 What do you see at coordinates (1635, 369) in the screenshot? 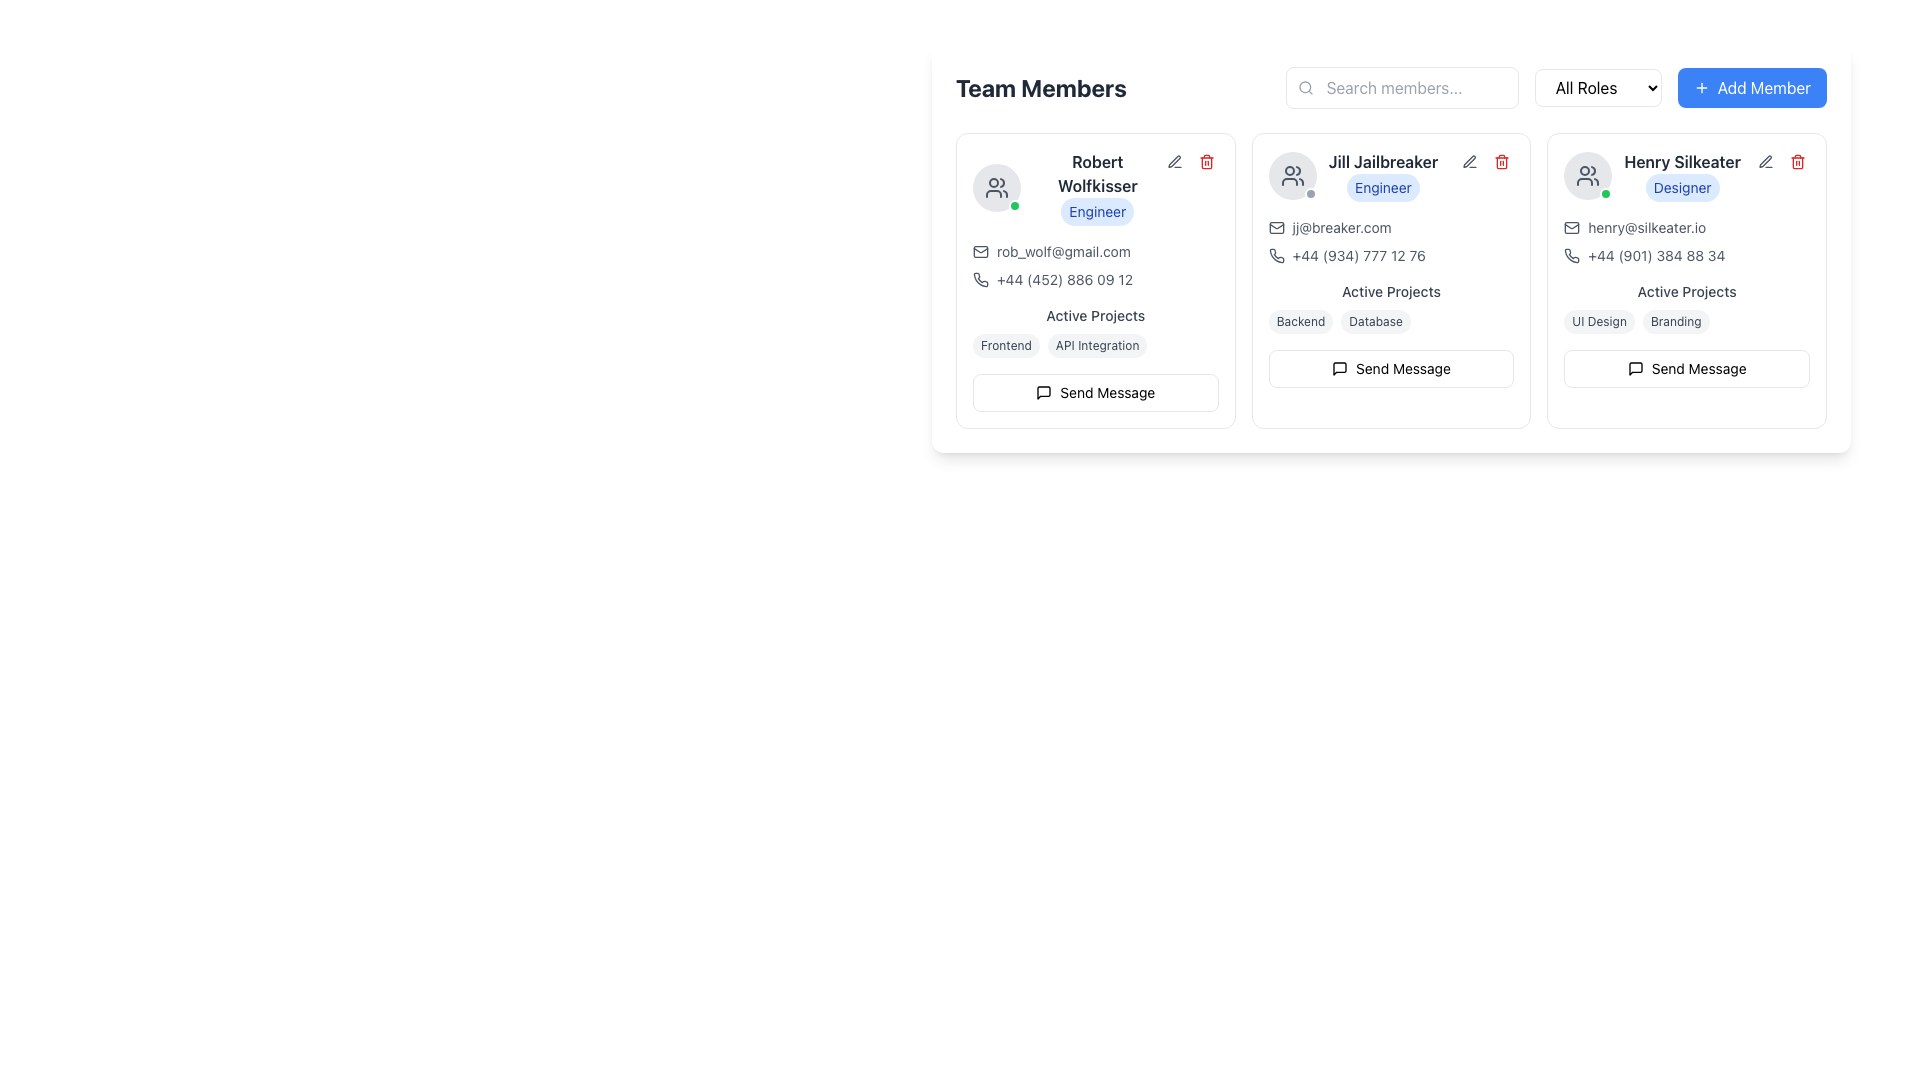
I see `the messaging icon located inside the profile card of 'Henry Silkeater' at the top-right corner of the card` at bounding box center [1635, 369].